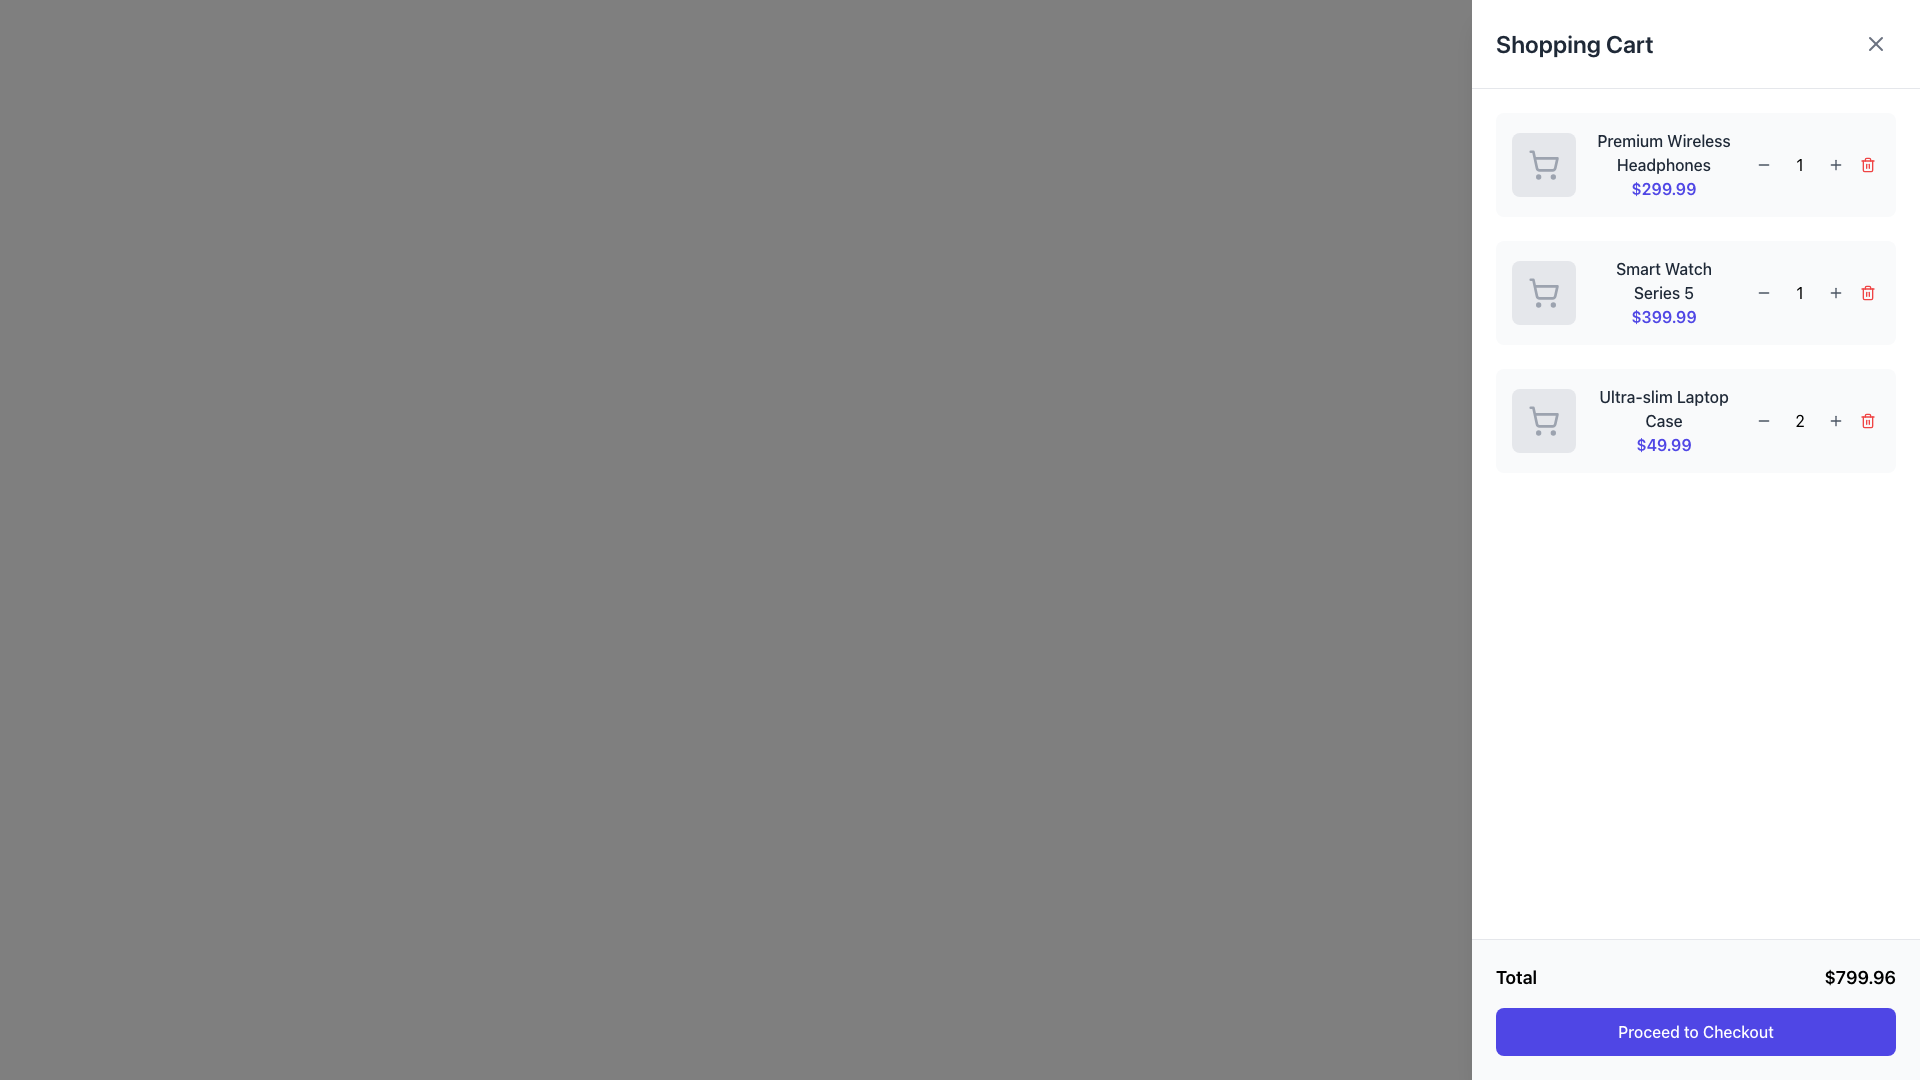 This screenshot has height=1080, width=1920. I want to click on the small, square '+' button, so click(1836, 164).